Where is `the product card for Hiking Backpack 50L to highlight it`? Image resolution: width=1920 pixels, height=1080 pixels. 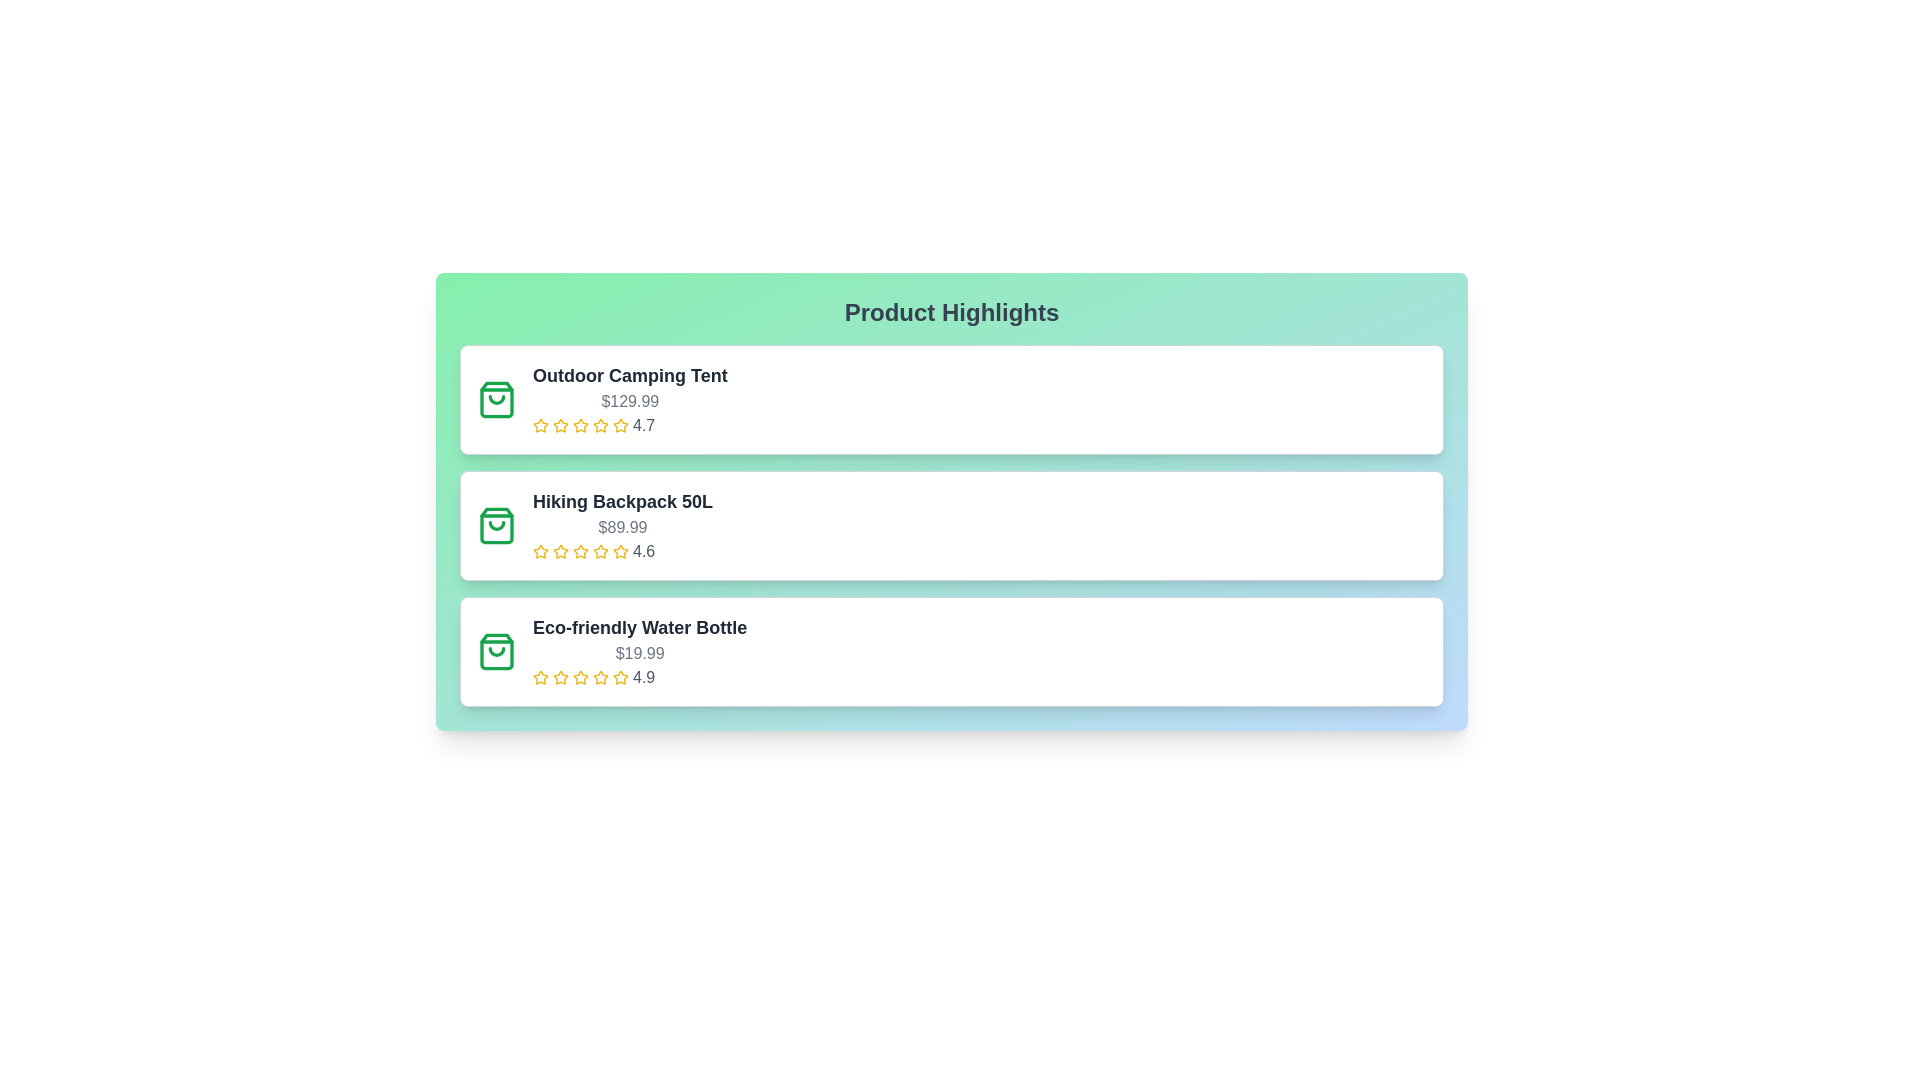
the product card for Hiking Backpack 50L to highlight it is located at coordinates (950, 524).